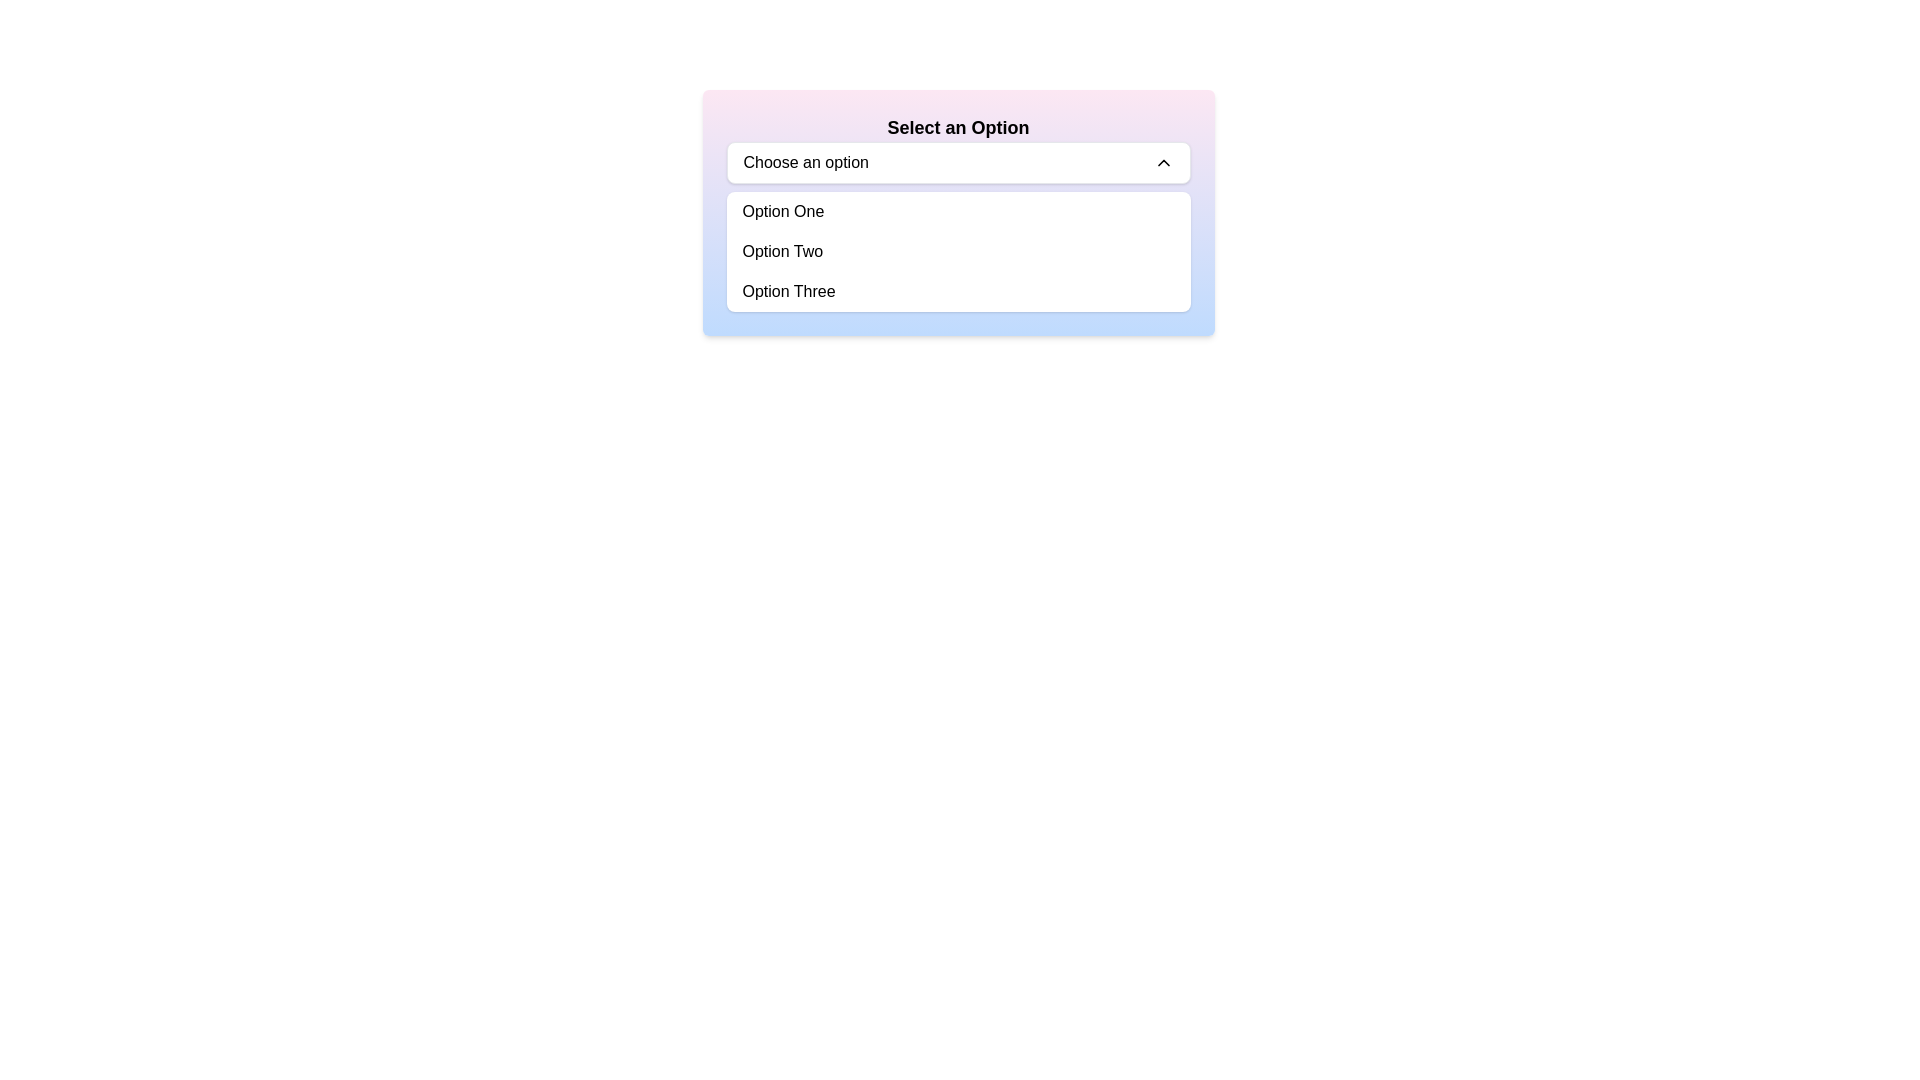  Describe the element at coordinates (957, 292) in the screenshot. I see `the 'Option Three' menu option located in the dropdown menu labeled 'Select an Option'` at that location.